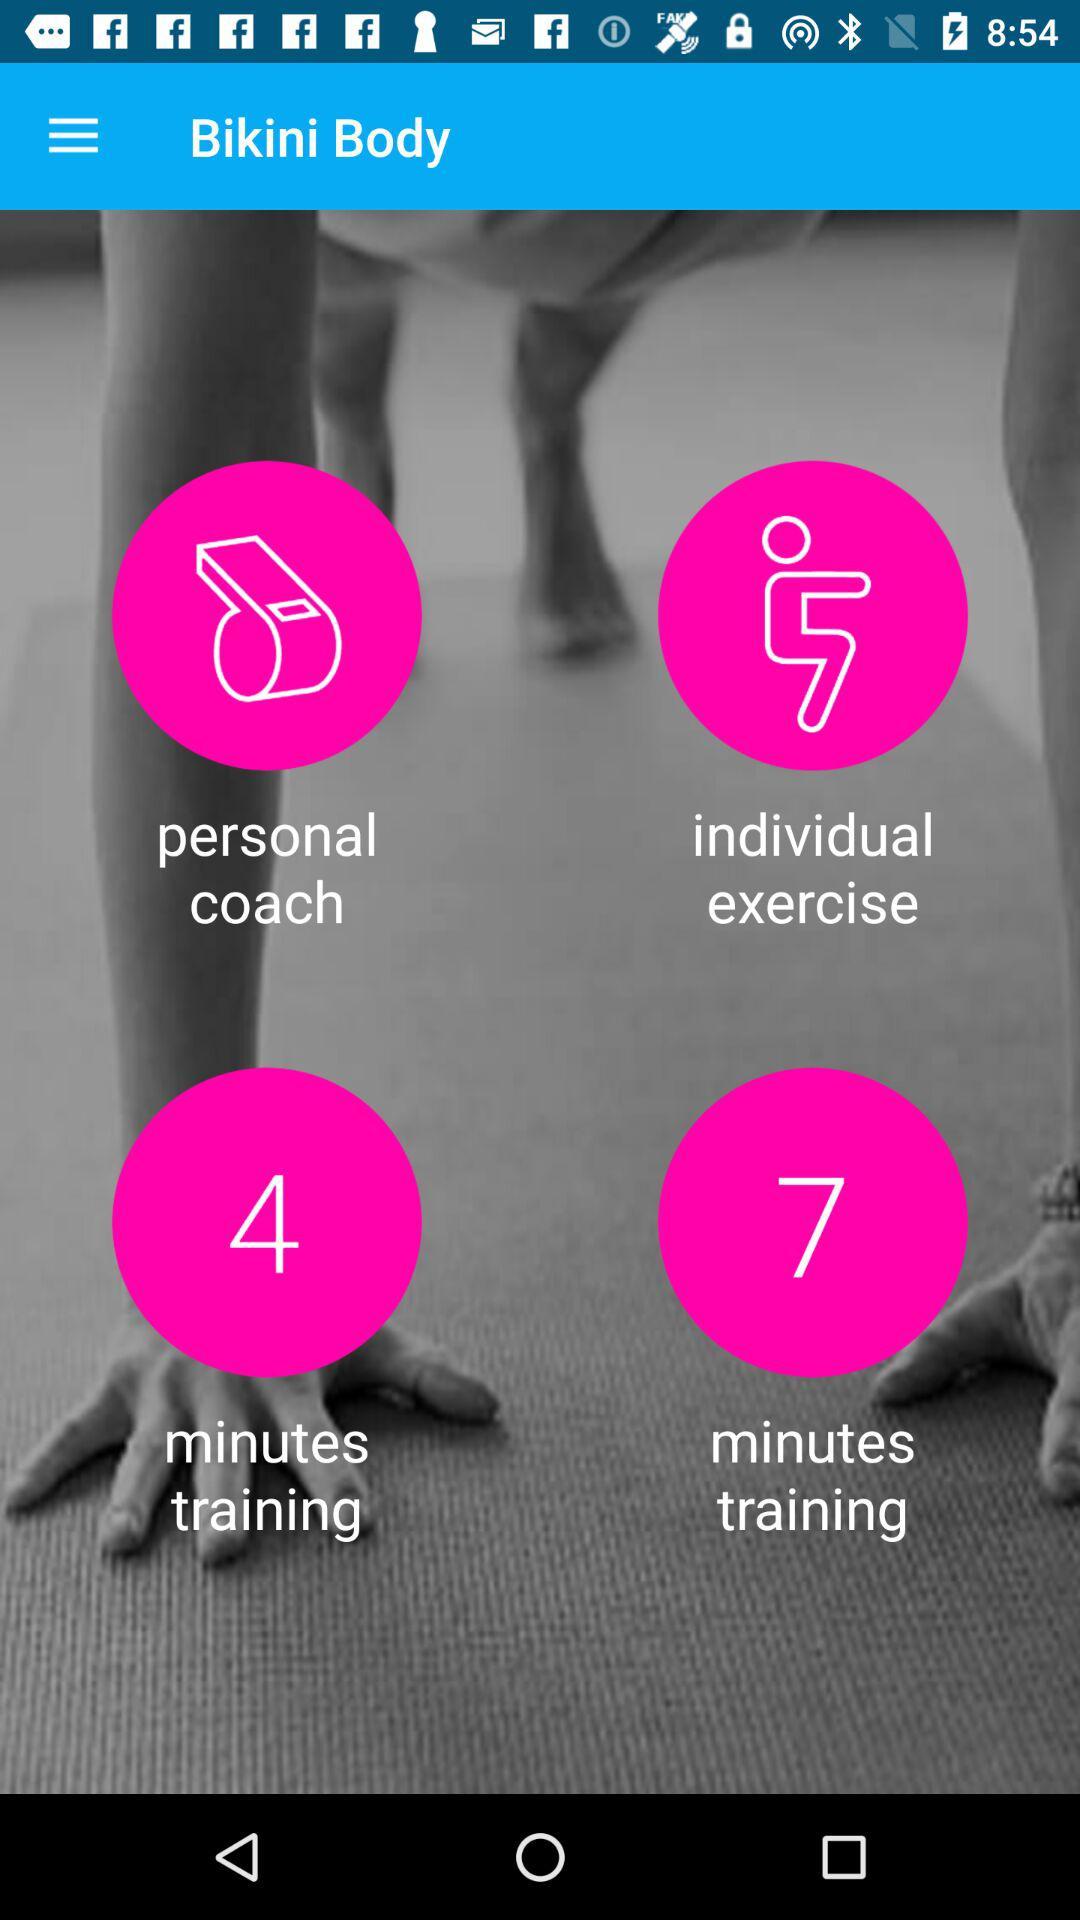 The height and width of the screenshot is (1920, 1080). Describe the element at coordinates (265, 1221) in the screenshot. I see `training timer` at that location.